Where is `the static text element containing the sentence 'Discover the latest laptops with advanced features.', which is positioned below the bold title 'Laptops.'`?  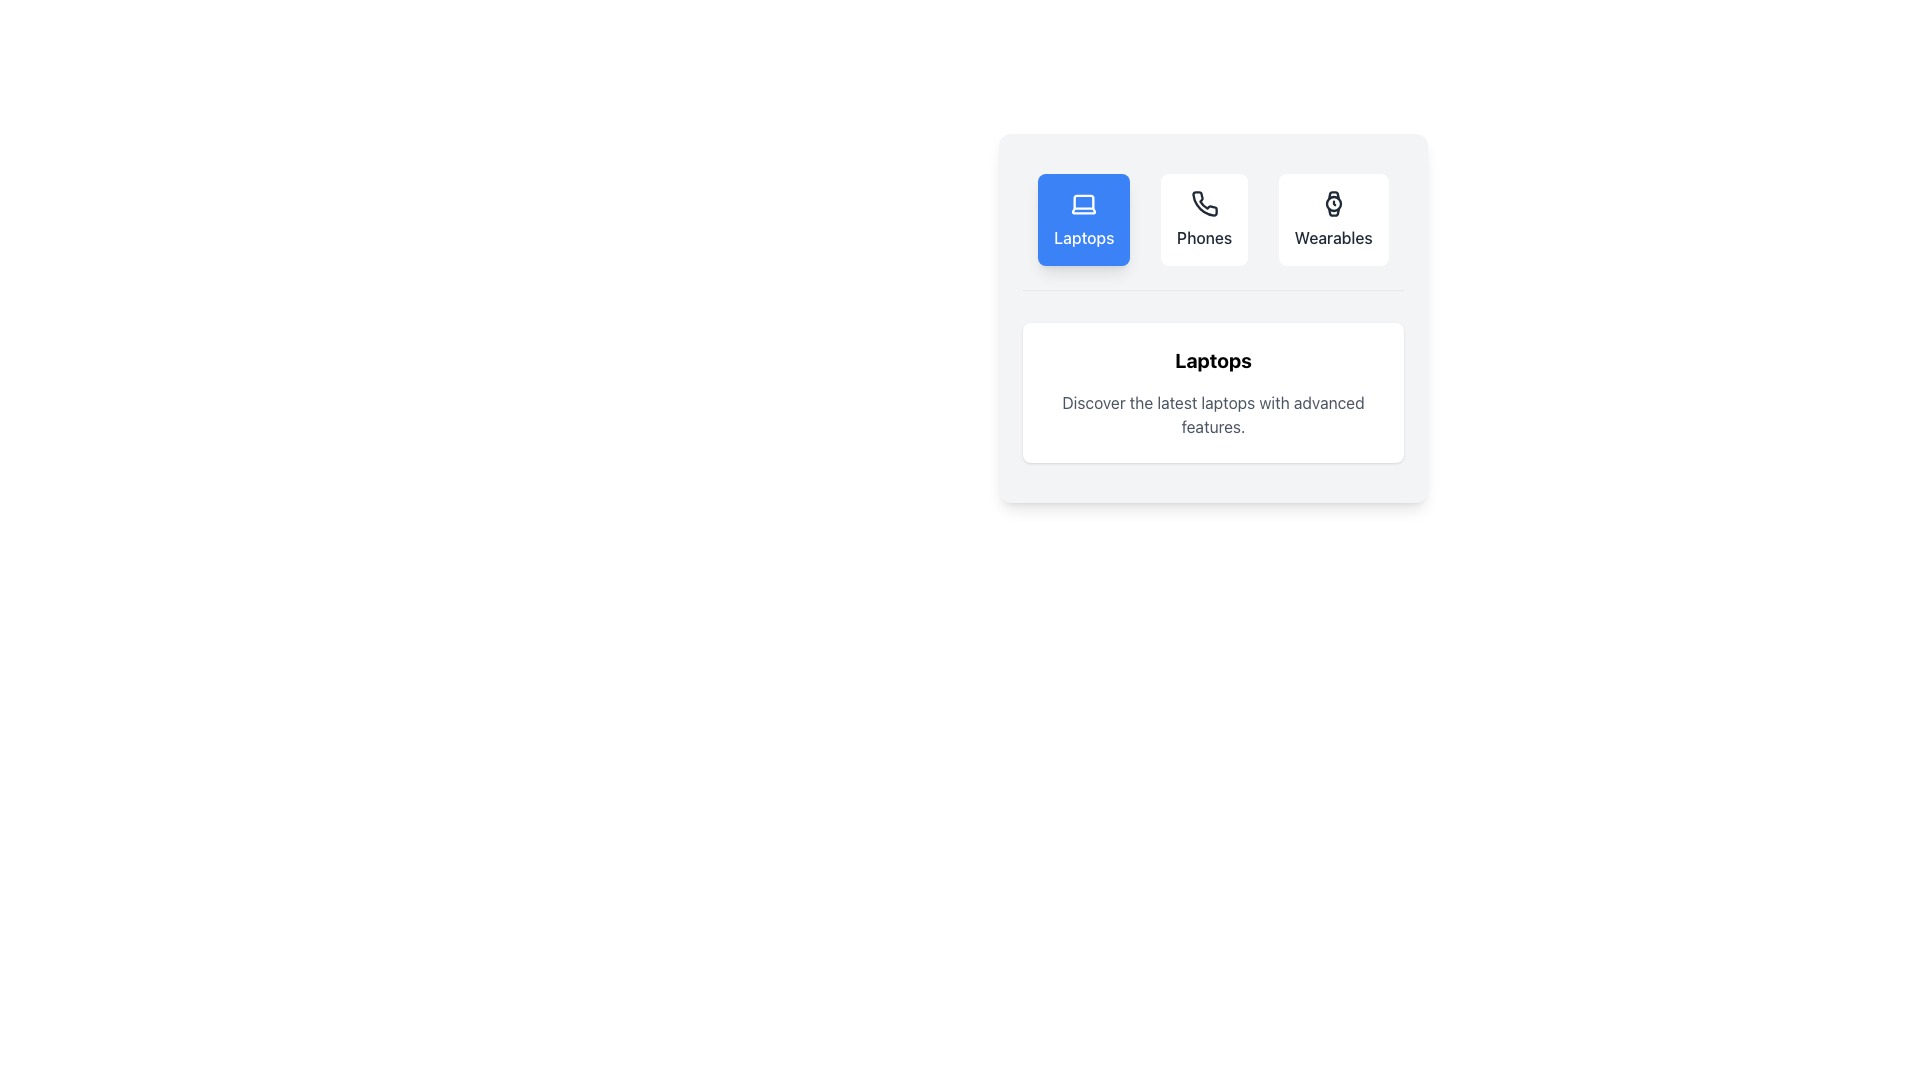 the static text element containing the sentence 'Discover the latest laptops with advanced features.', which is positioned below the bold title 'Laptops.' is located at coordinates (1212, 414).